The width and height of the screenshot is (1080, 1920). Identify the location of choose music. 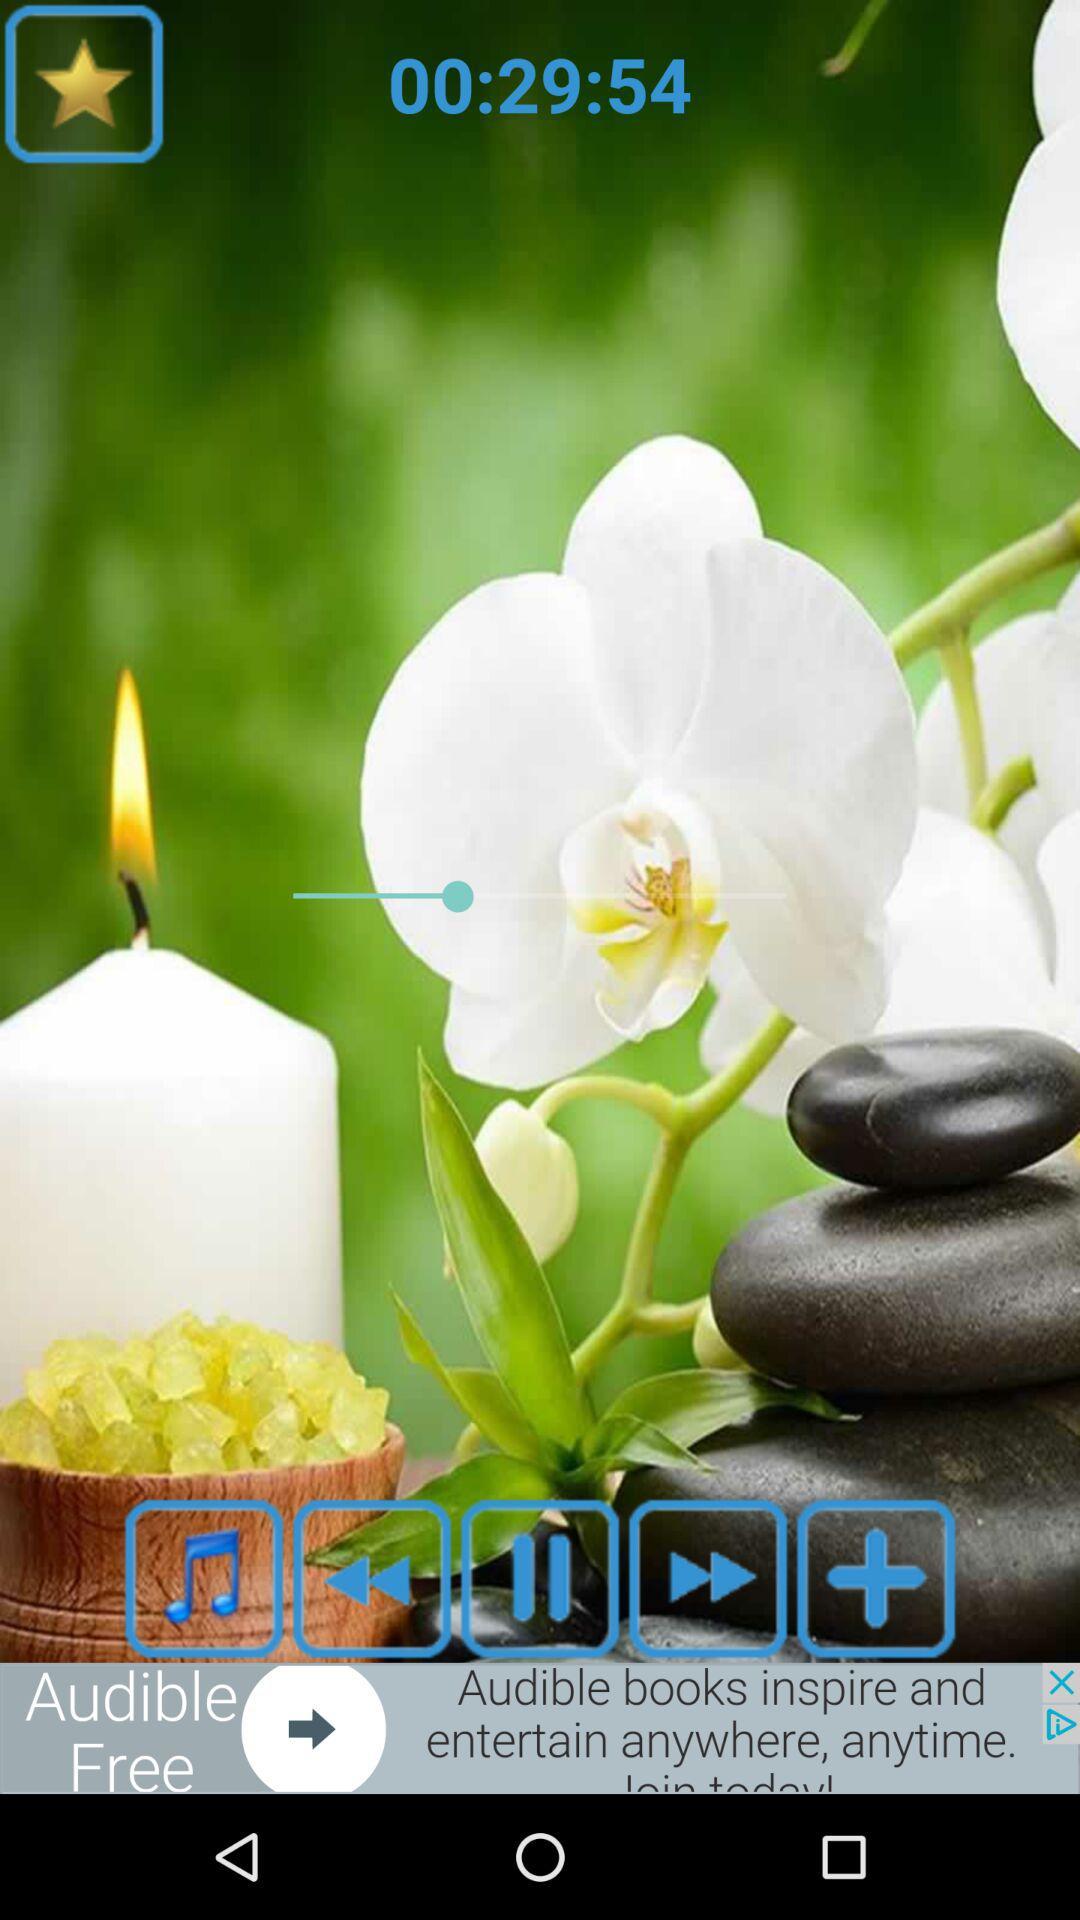
(204, 1577).